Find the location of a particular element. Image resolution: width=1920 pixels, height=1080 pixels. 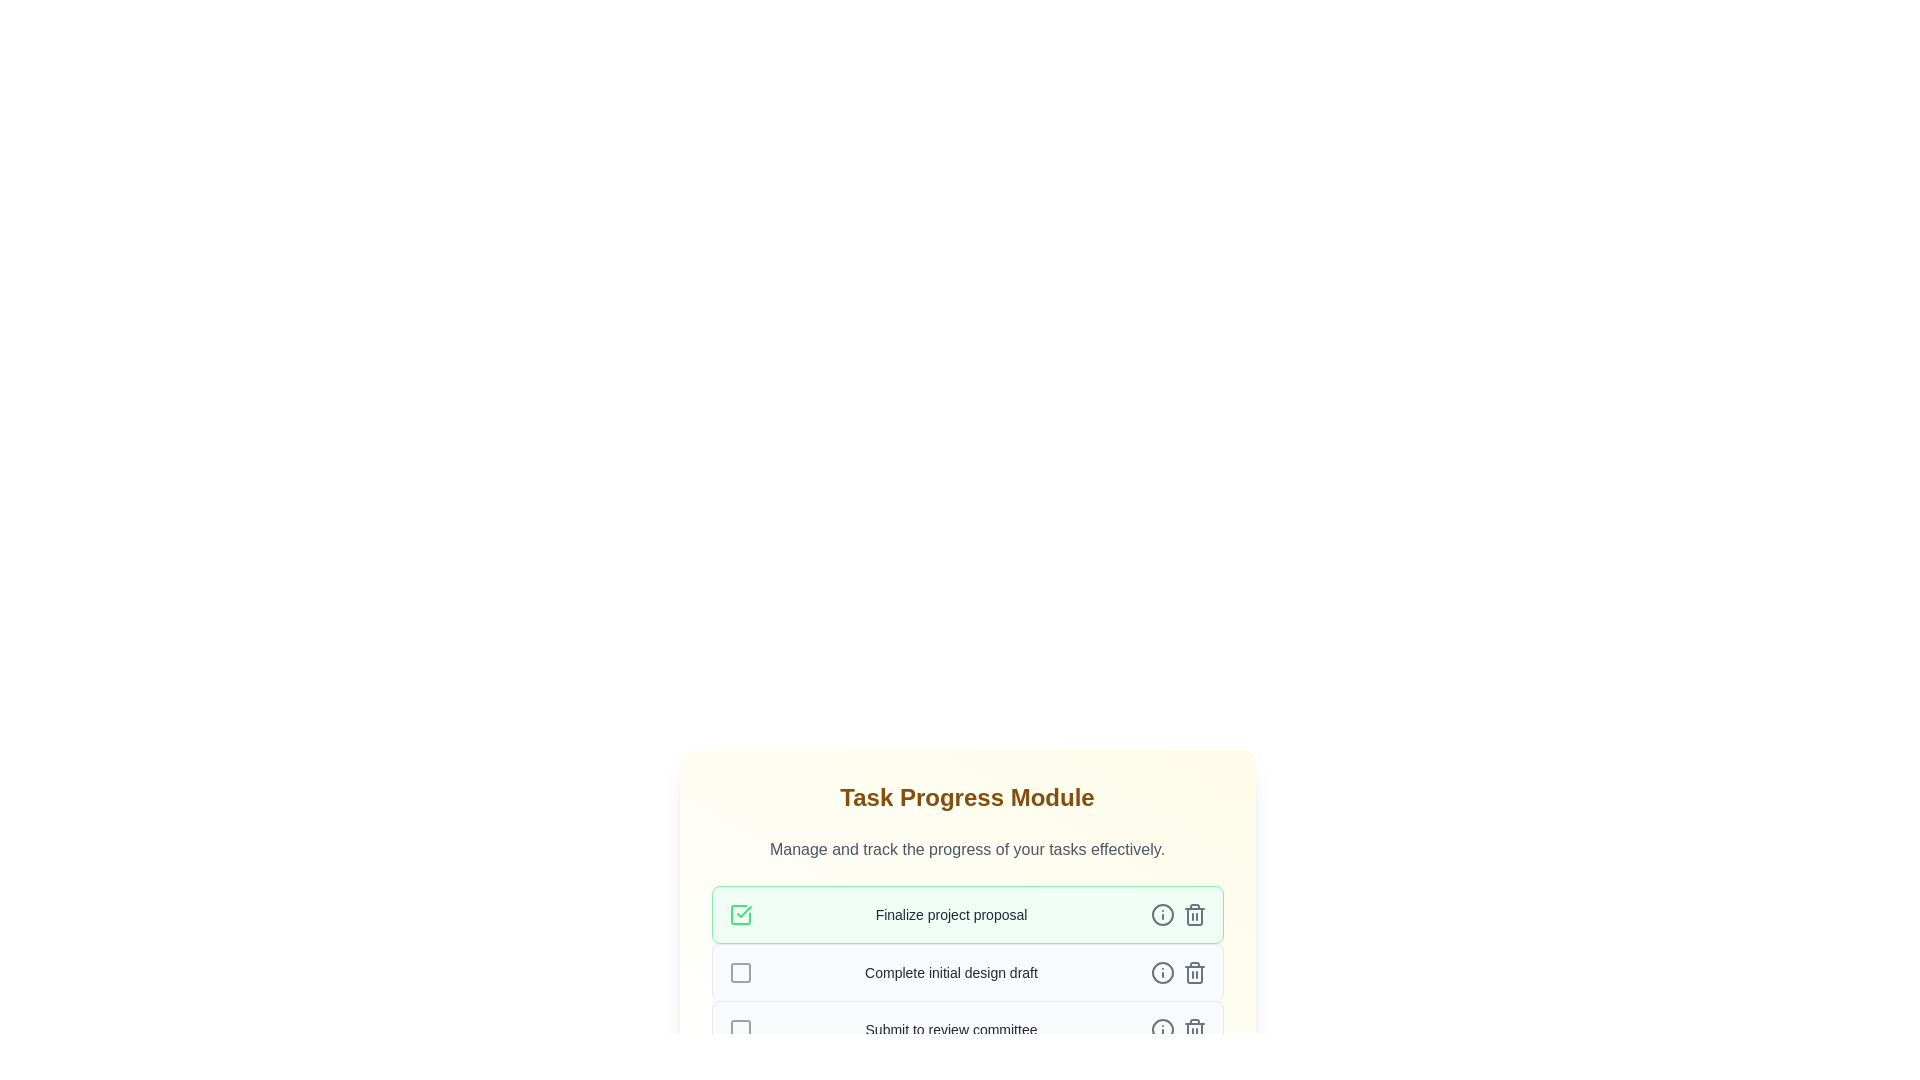

the trash bin icon at the right end of the 'Complete initial design draft' row to change its color to red is located at coordinates (1194, 971).